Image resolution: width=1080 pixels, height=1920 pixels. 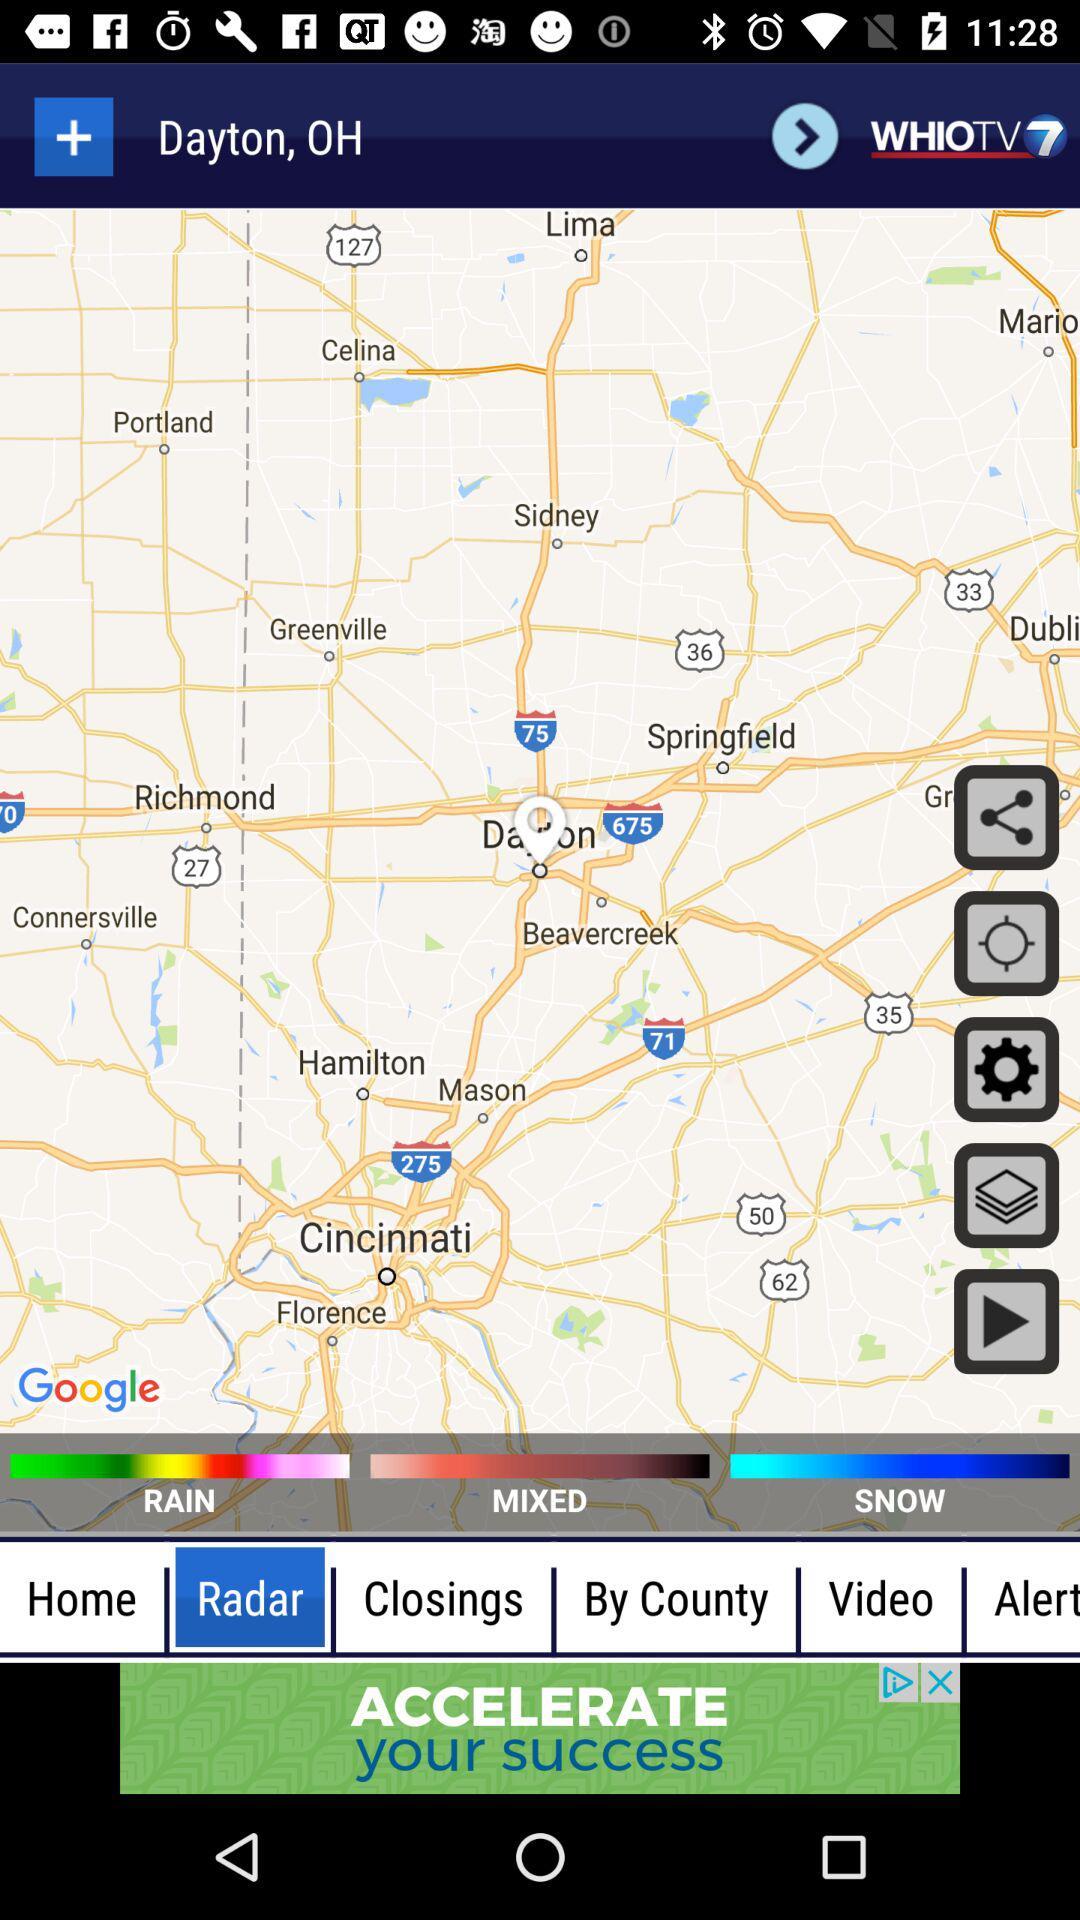 I want to click on advisement, so click(x=540, y=1727).